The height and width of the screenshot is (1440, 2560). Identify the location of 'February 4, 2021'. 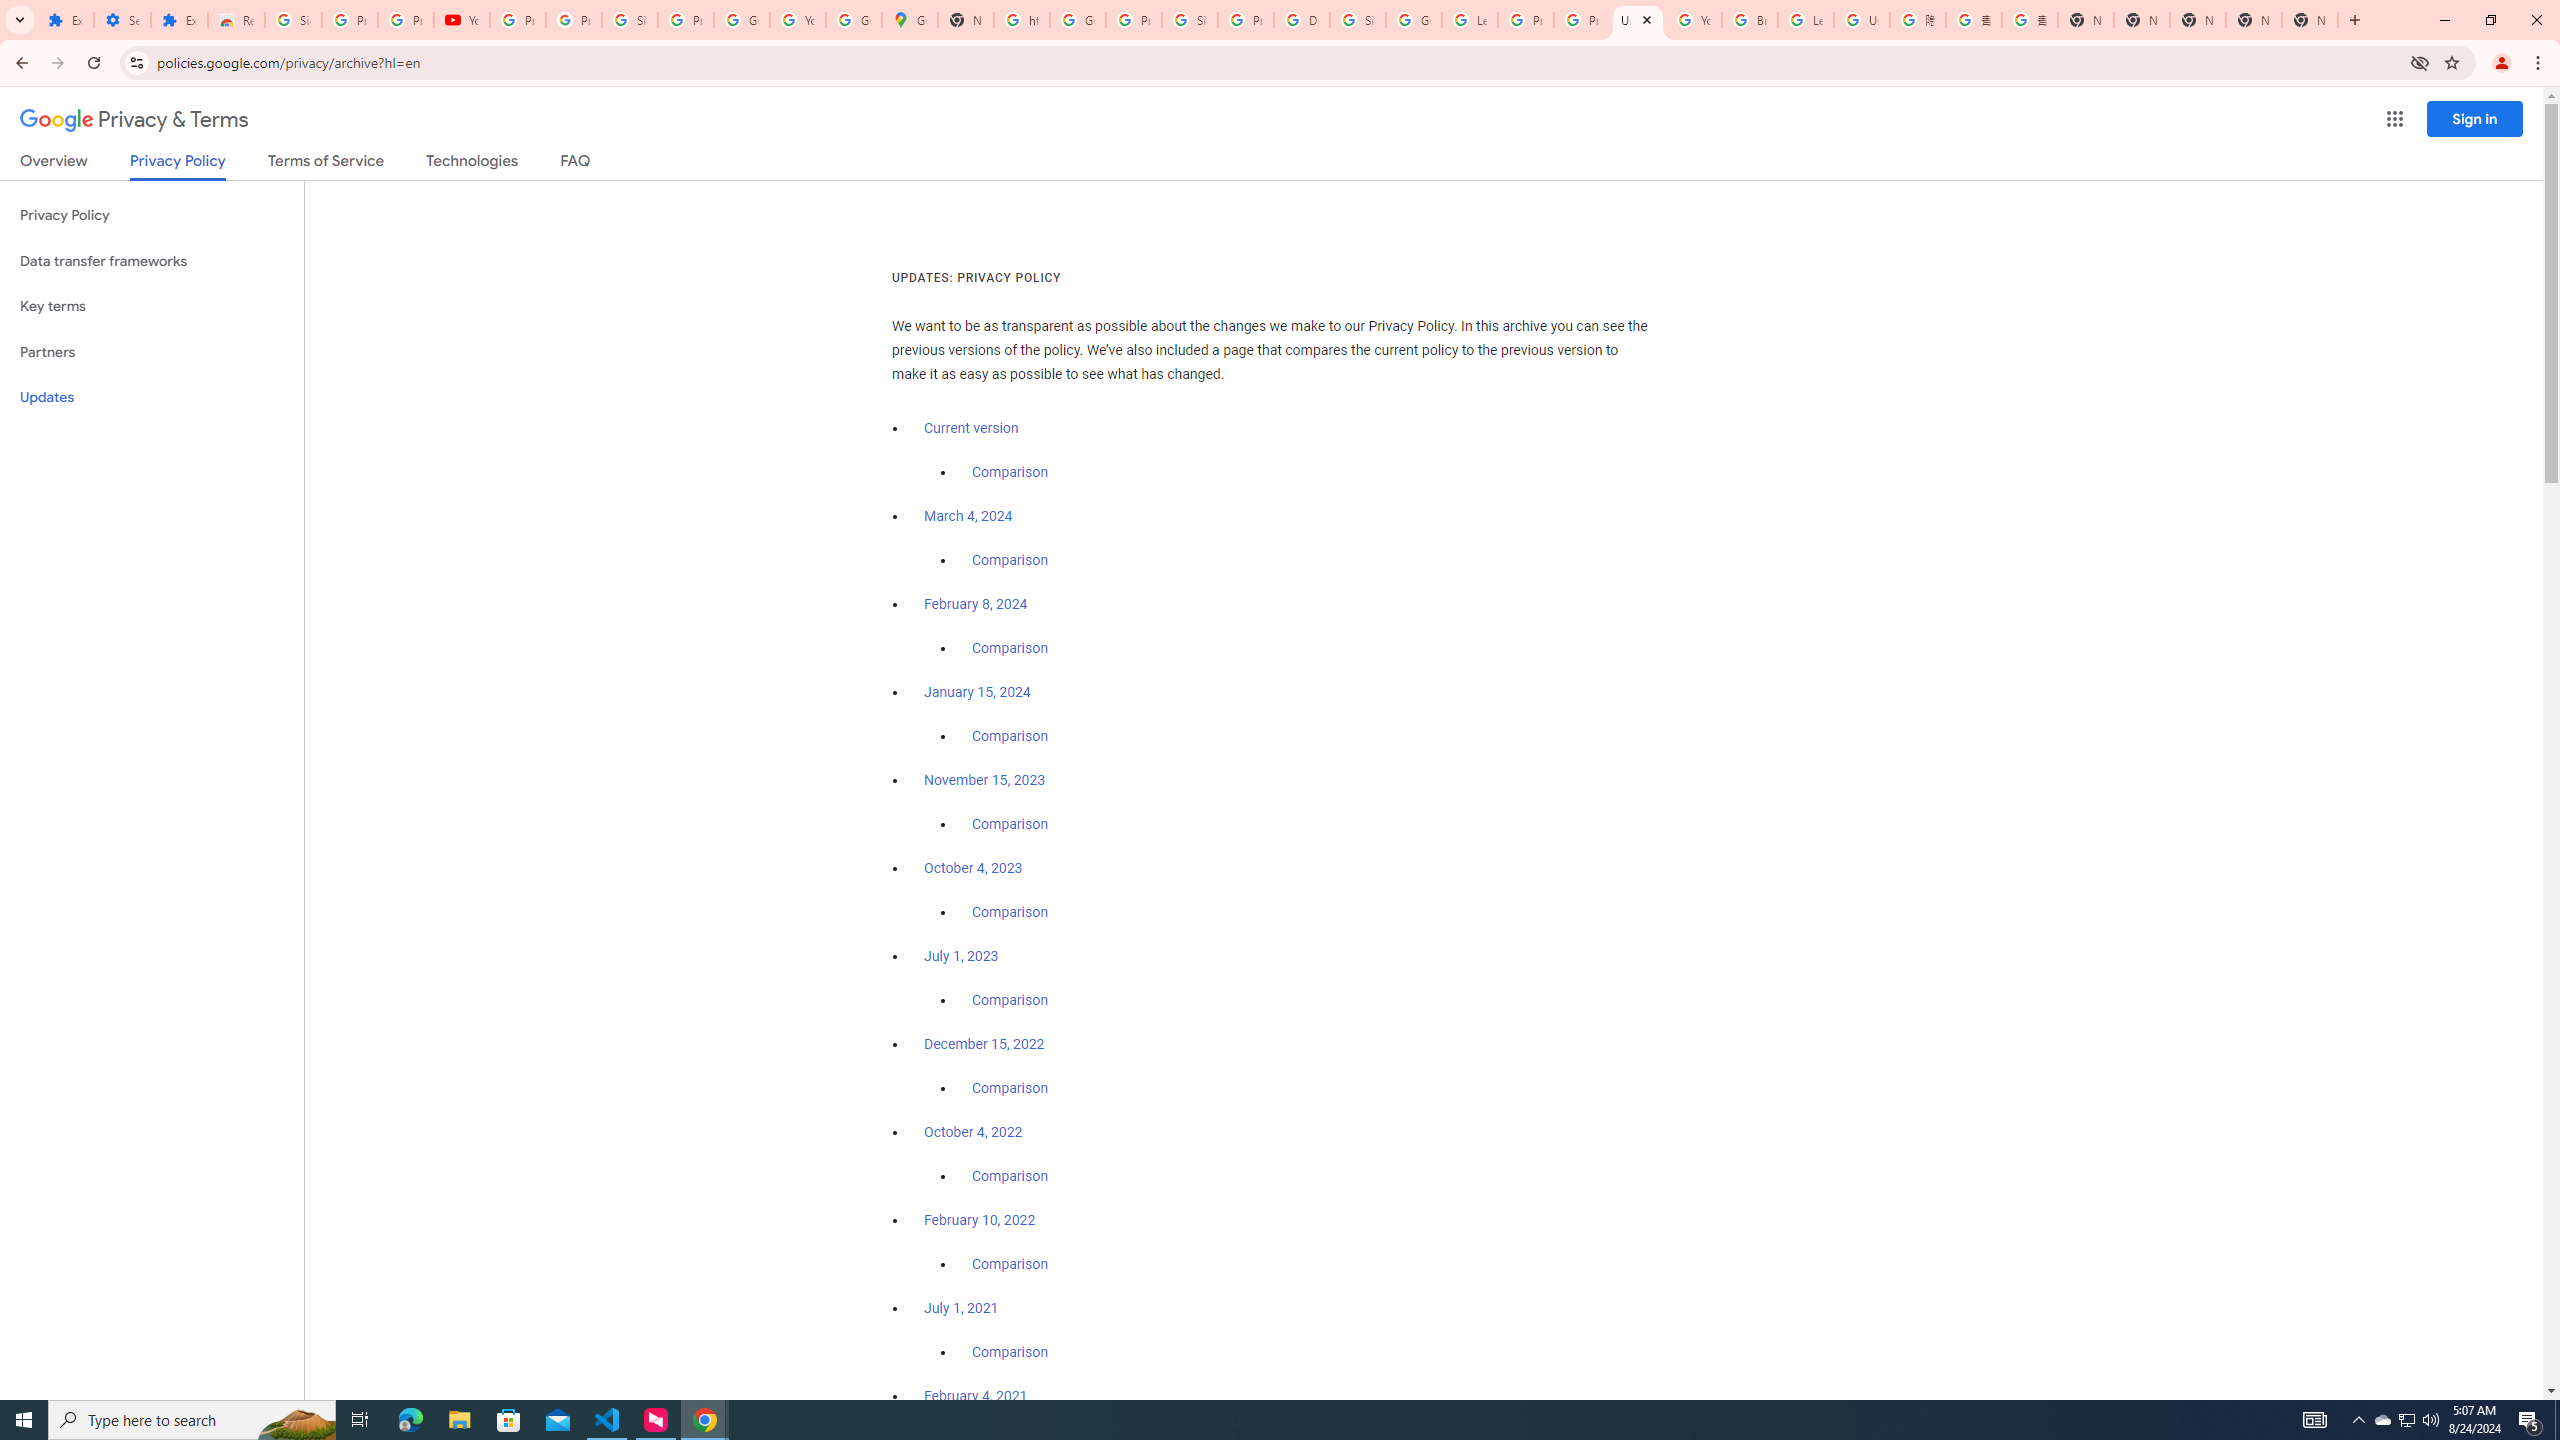
(975, 1395).